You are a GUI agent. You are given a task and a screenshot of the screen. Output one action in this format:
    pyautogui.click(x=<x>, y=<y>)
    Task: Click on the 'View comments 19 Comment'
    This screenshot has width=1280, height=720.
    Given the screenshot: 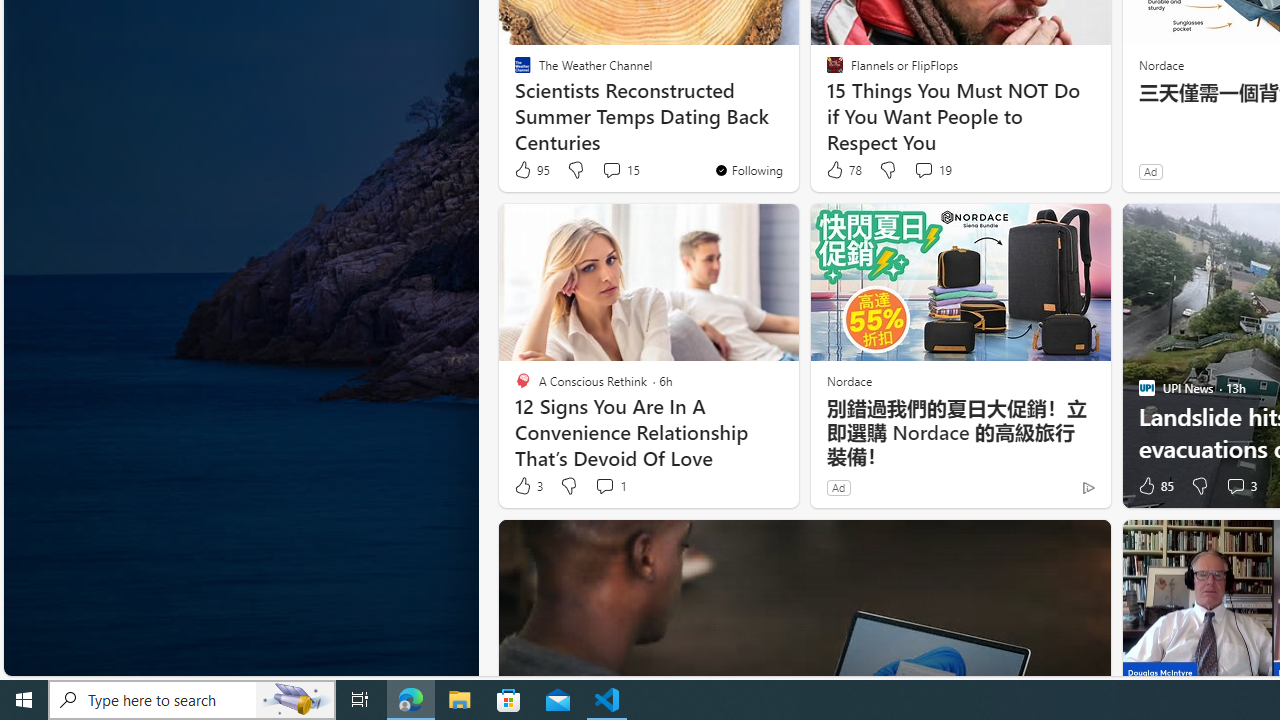 What is the action you would take?
    pyautogui.click(x=931, y=169)
    